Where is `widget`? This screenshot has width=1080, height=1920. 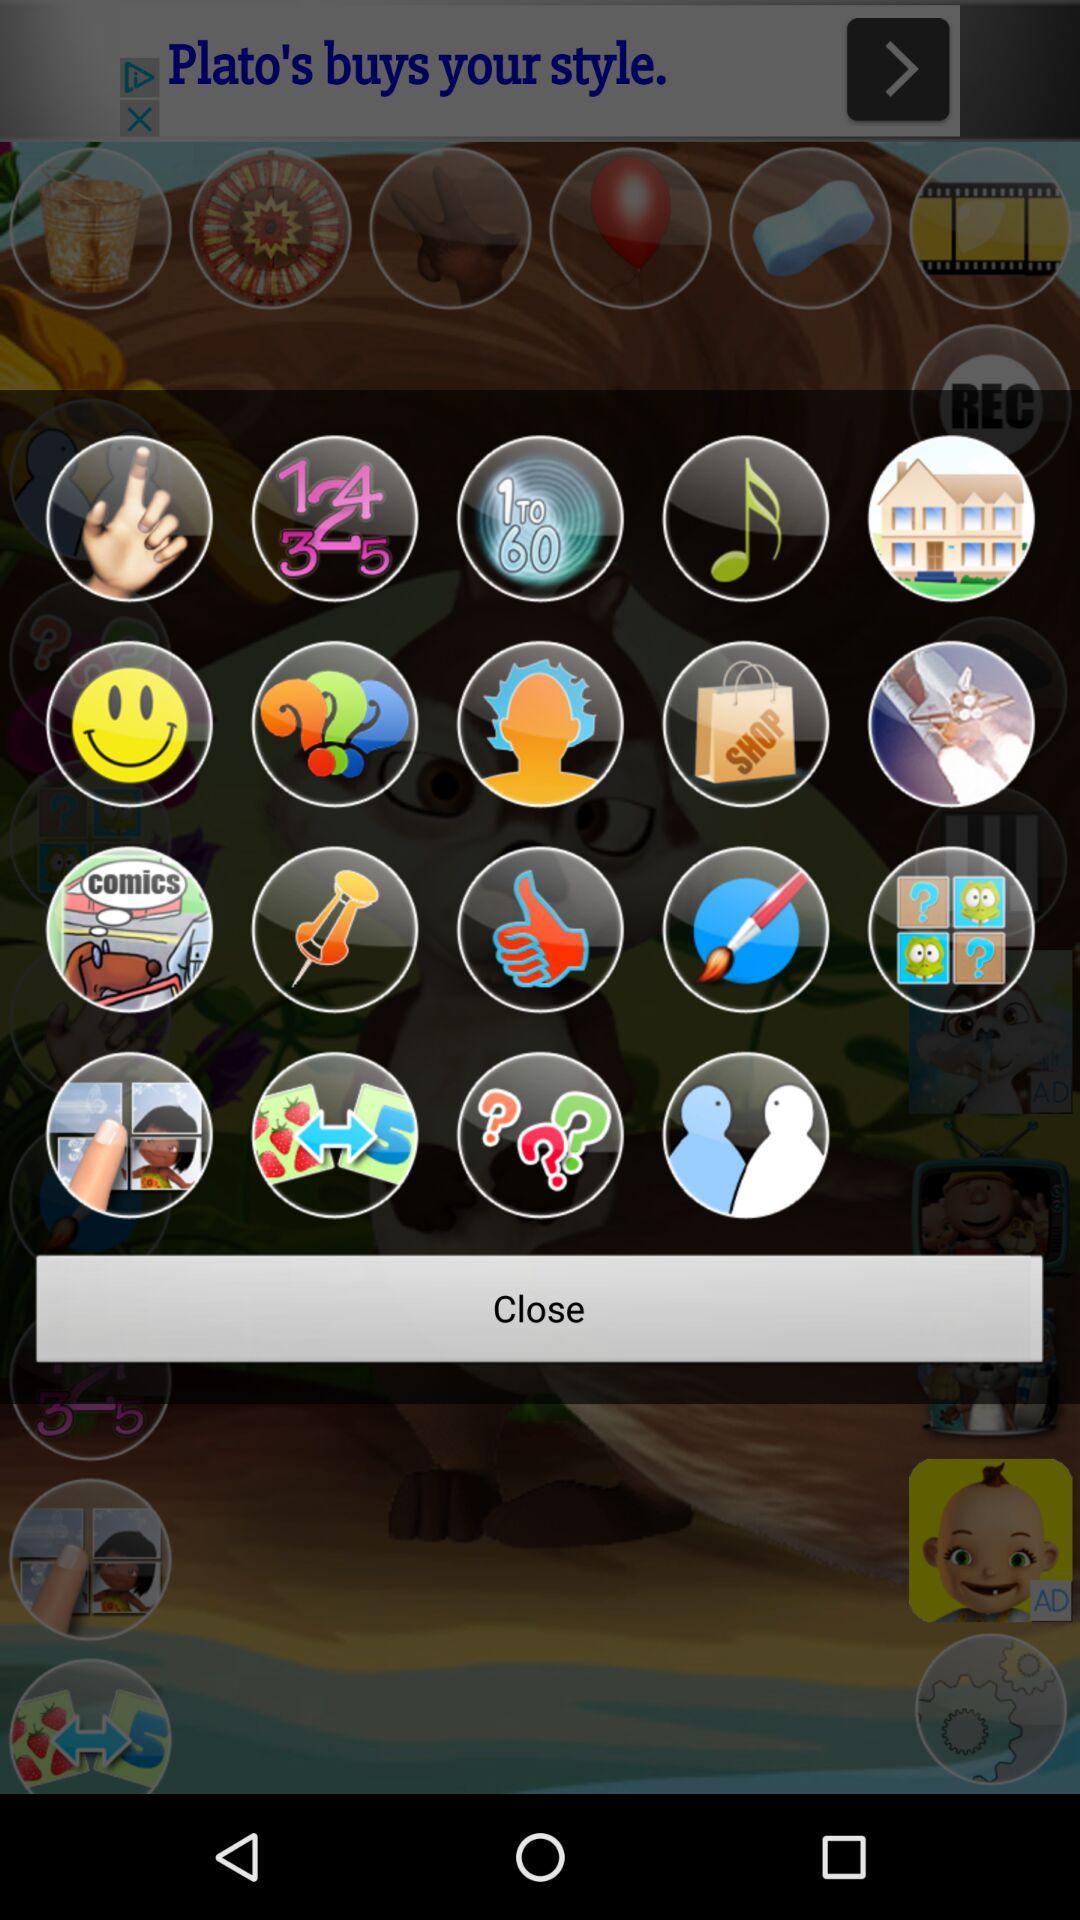
widget is located at coordinates (540, 518).